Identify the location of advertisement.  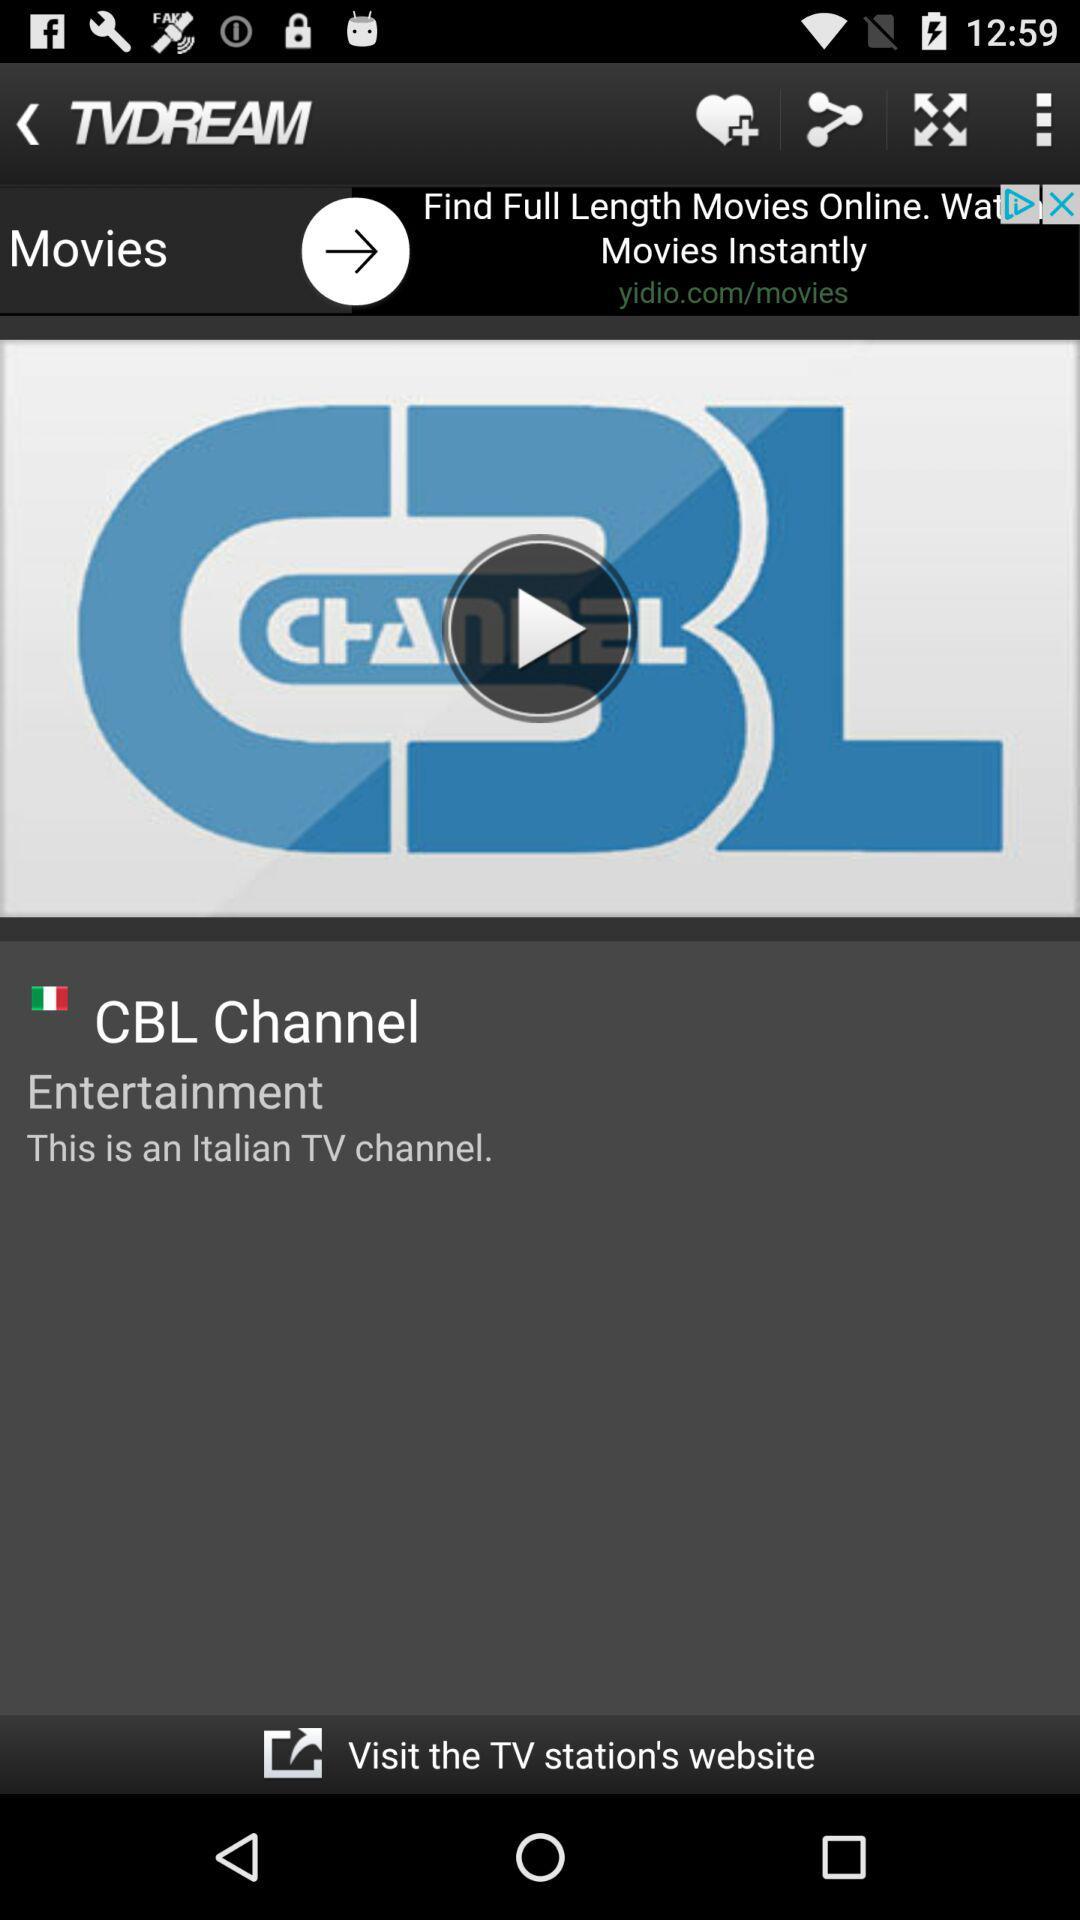
(540, 249).